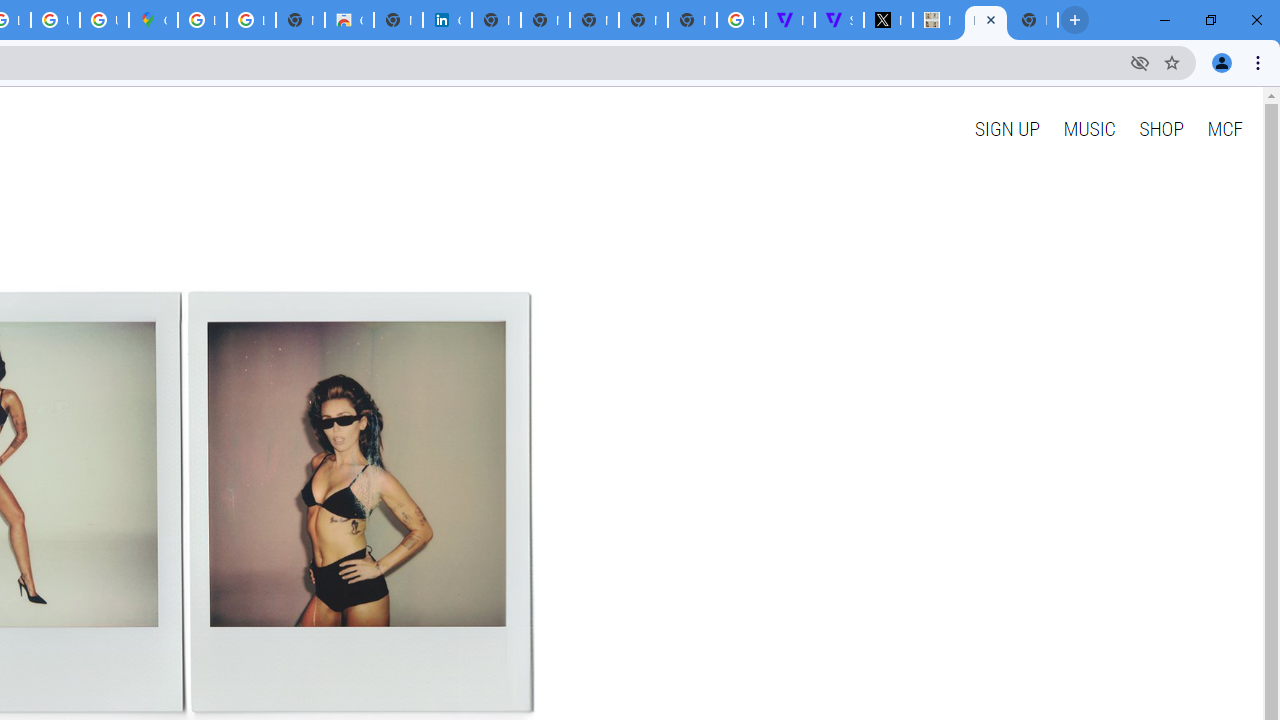 The height and width of the screenshot is (720, 1280). I want to click on 'Google Maps', so click(152, 20).